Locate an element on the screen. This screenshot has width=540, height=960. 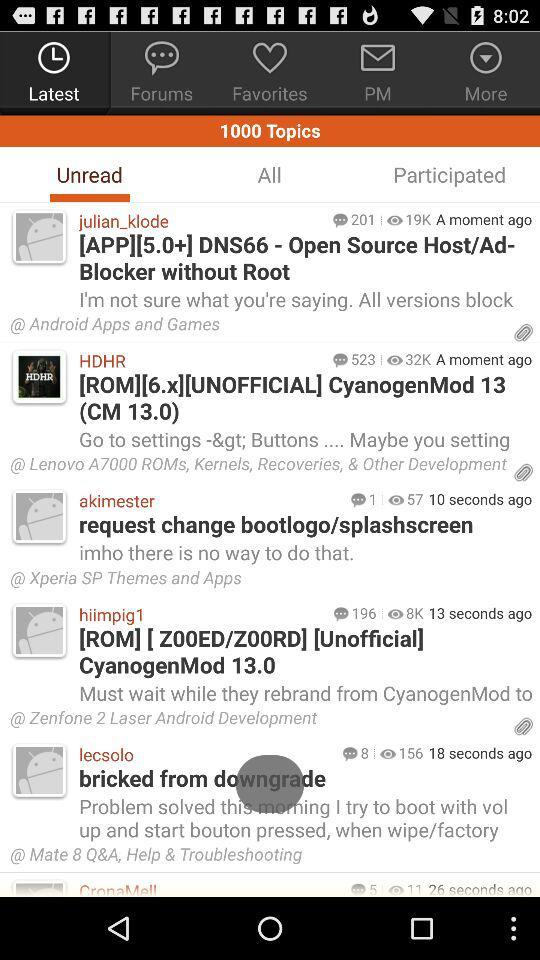
item below the must wait while is located at coordinates (258, 720).